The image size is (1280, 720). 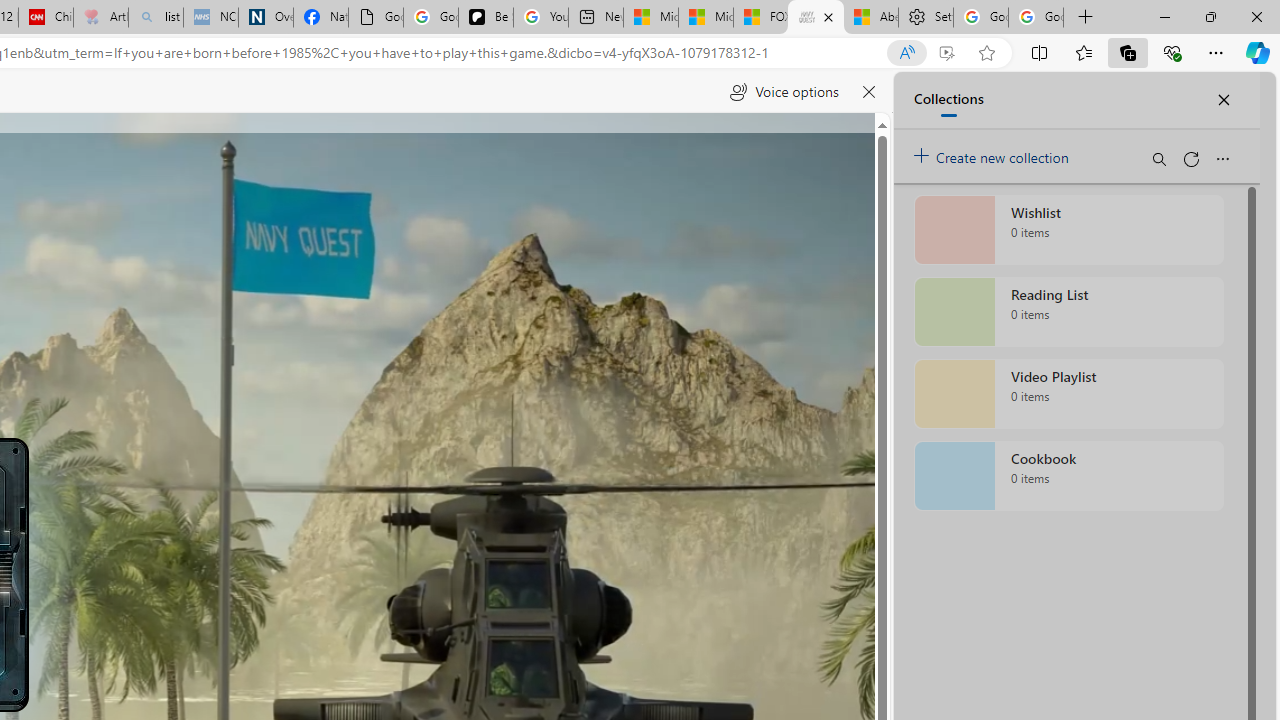 What do you see at coordinates (211, 17) in the screenshot?
I see `'NCL Adult Asthma Inhaler Choice Guideline - Sleeping'` at bounding box center [211, 17].